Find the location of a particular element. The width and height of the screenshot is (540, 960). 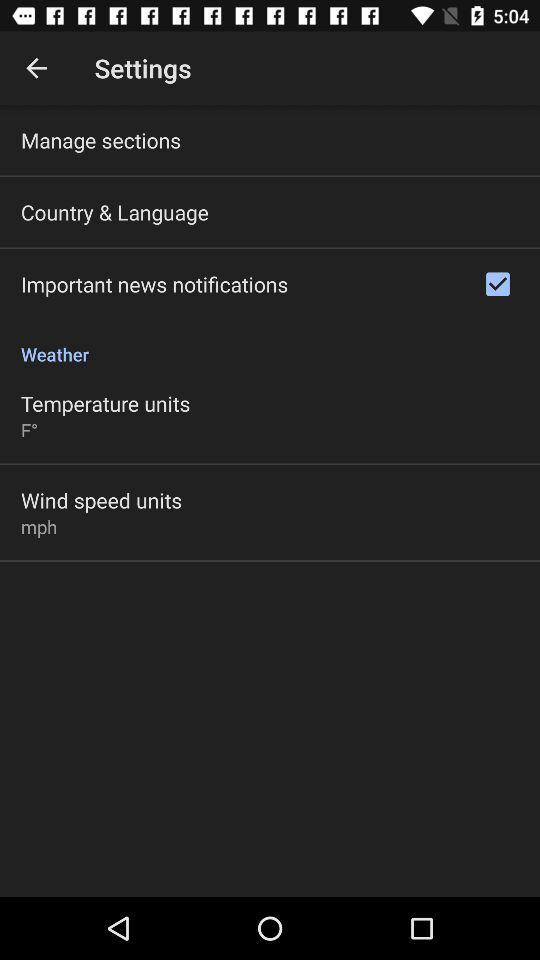

the mph item is located at coordinates (39, 525).